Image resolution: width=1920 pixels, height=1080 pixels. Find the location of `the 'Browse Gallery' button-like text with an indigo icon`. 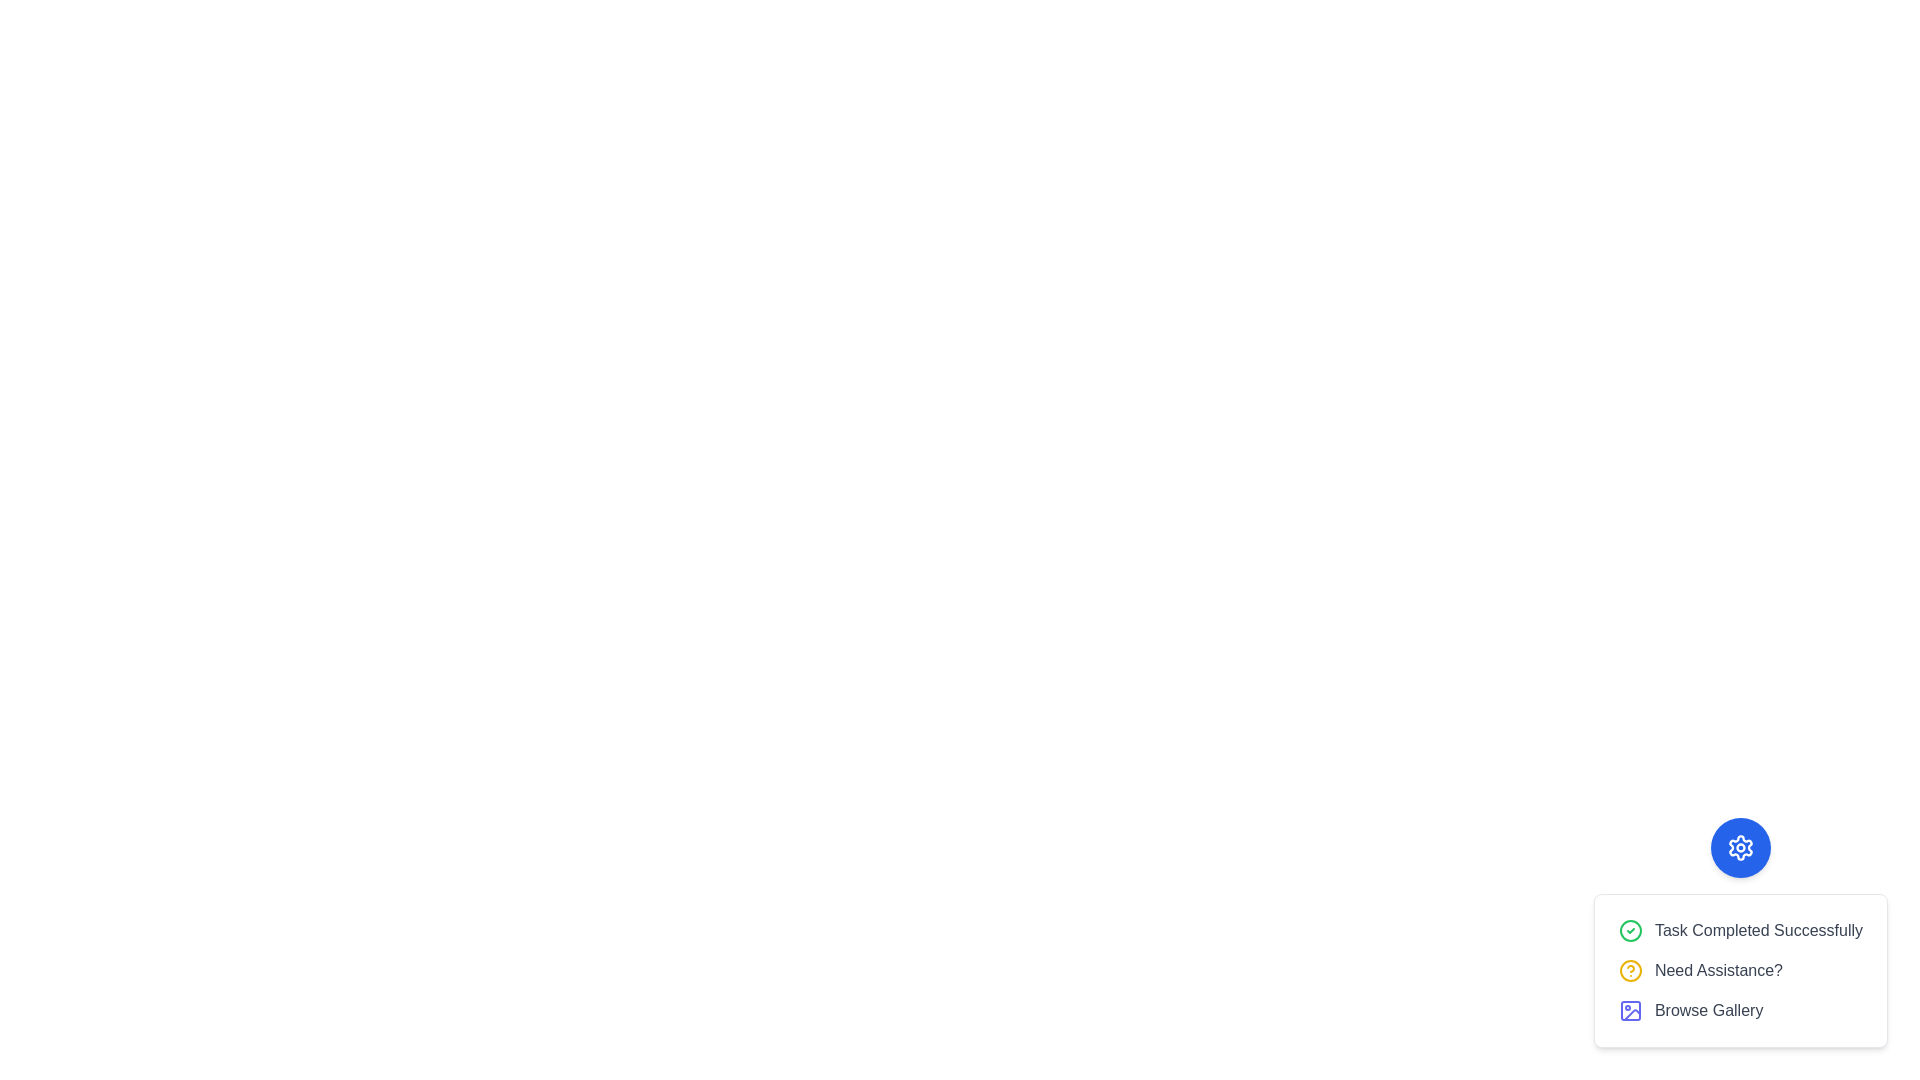

the 'Browse Gallery' button-like text with an indigo icon is located at coordinates (1738, 1010).